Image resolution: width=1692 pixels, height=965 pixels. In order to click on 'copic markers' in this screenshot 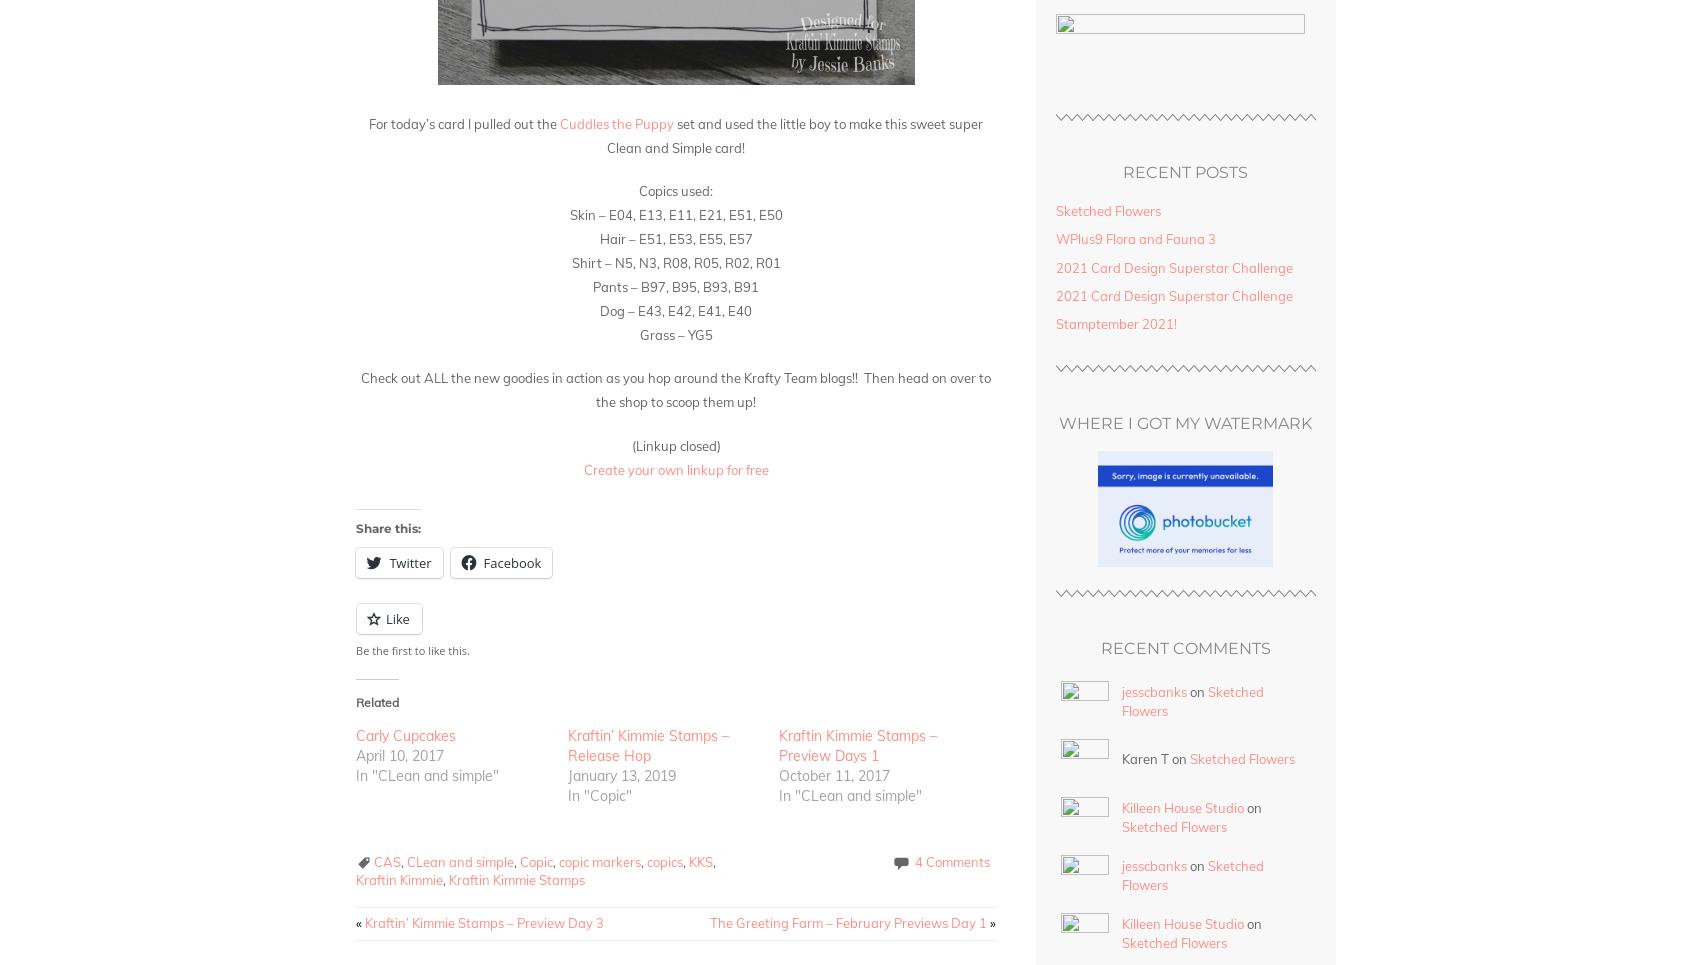, I will do `click(598, 860)`.